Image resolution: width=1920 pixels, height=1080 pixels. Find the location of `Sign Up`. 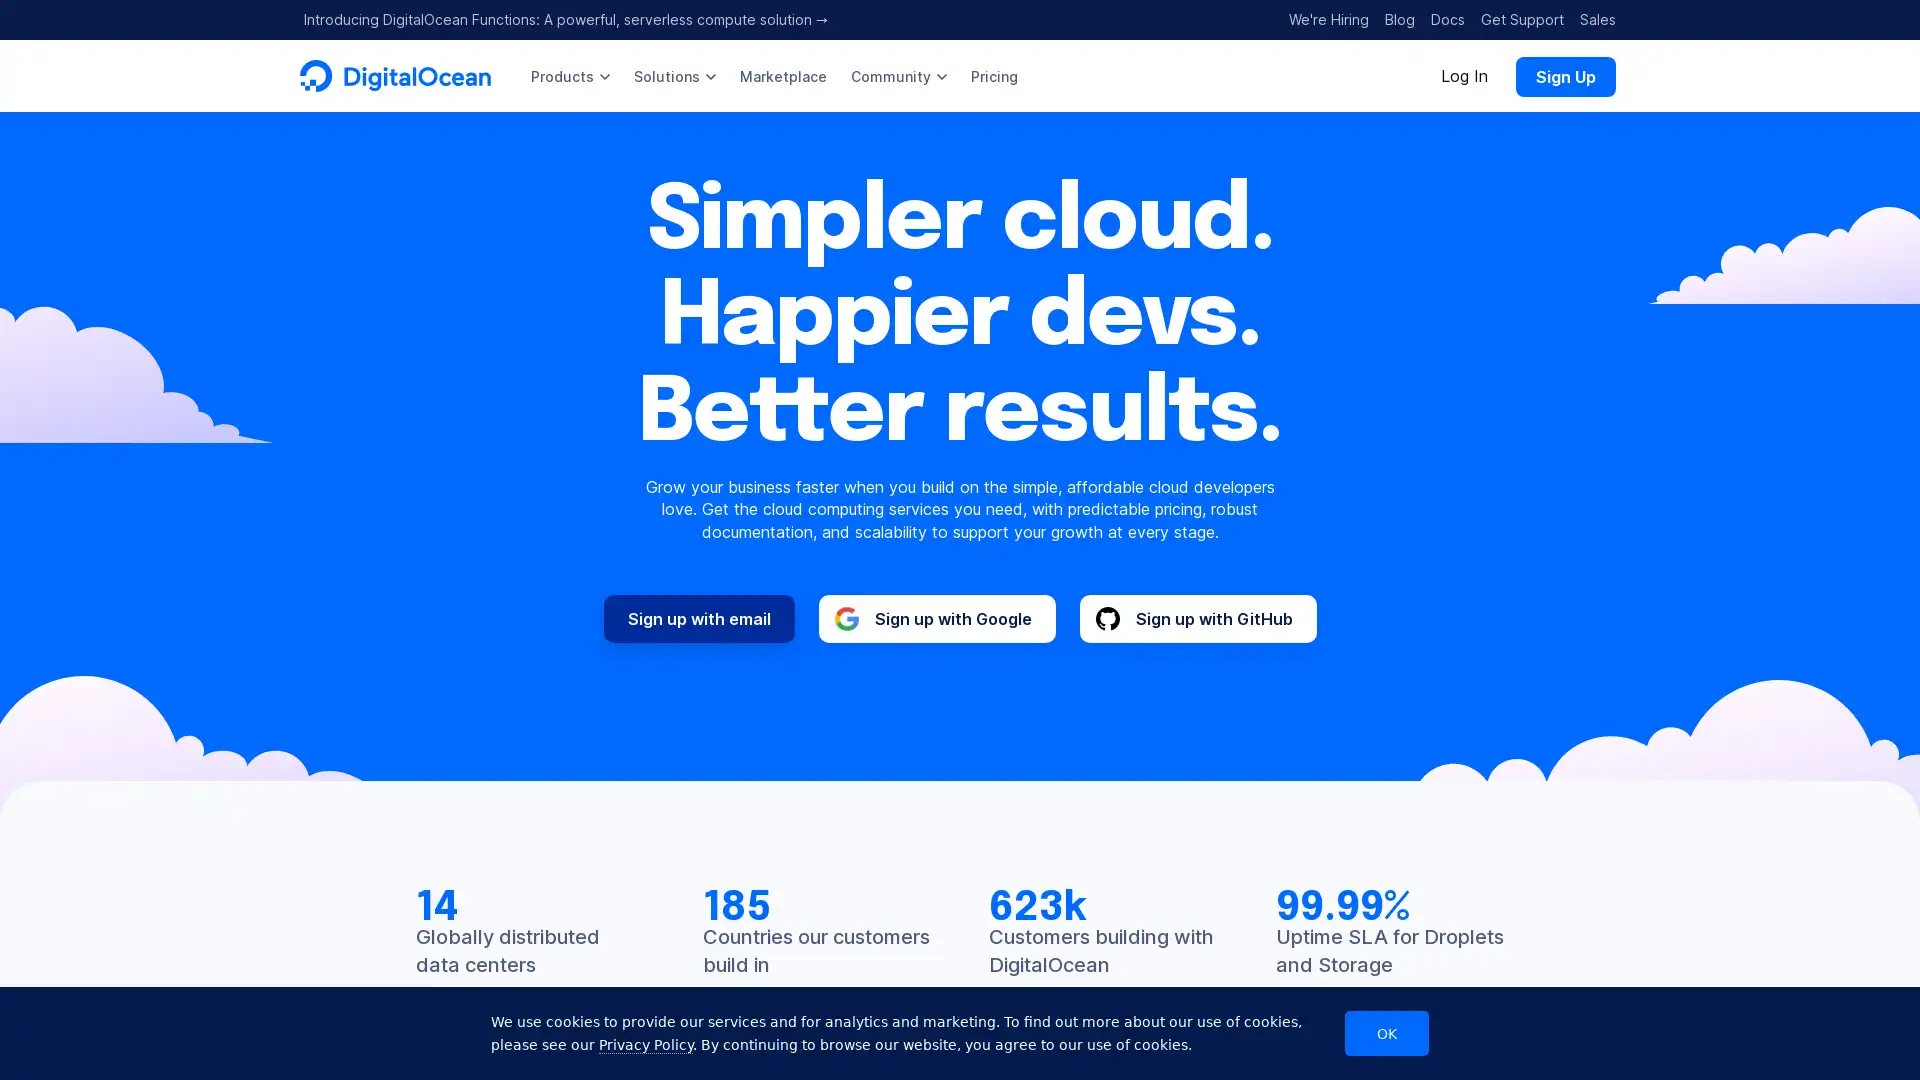

Sign Up is located at coordinates (1564, 75).